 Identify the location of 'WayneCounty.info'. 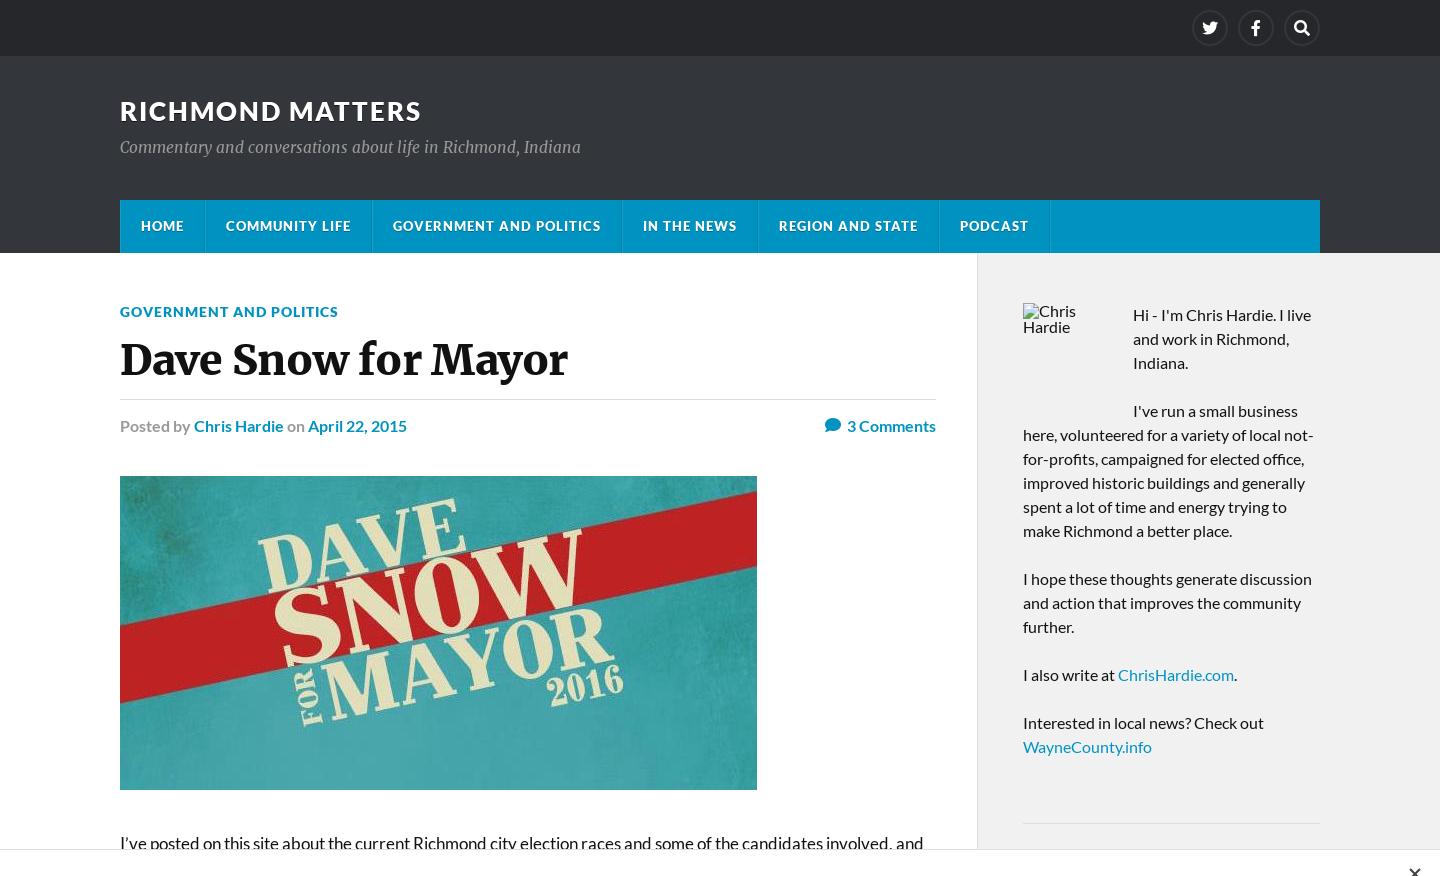
(1086, 745).